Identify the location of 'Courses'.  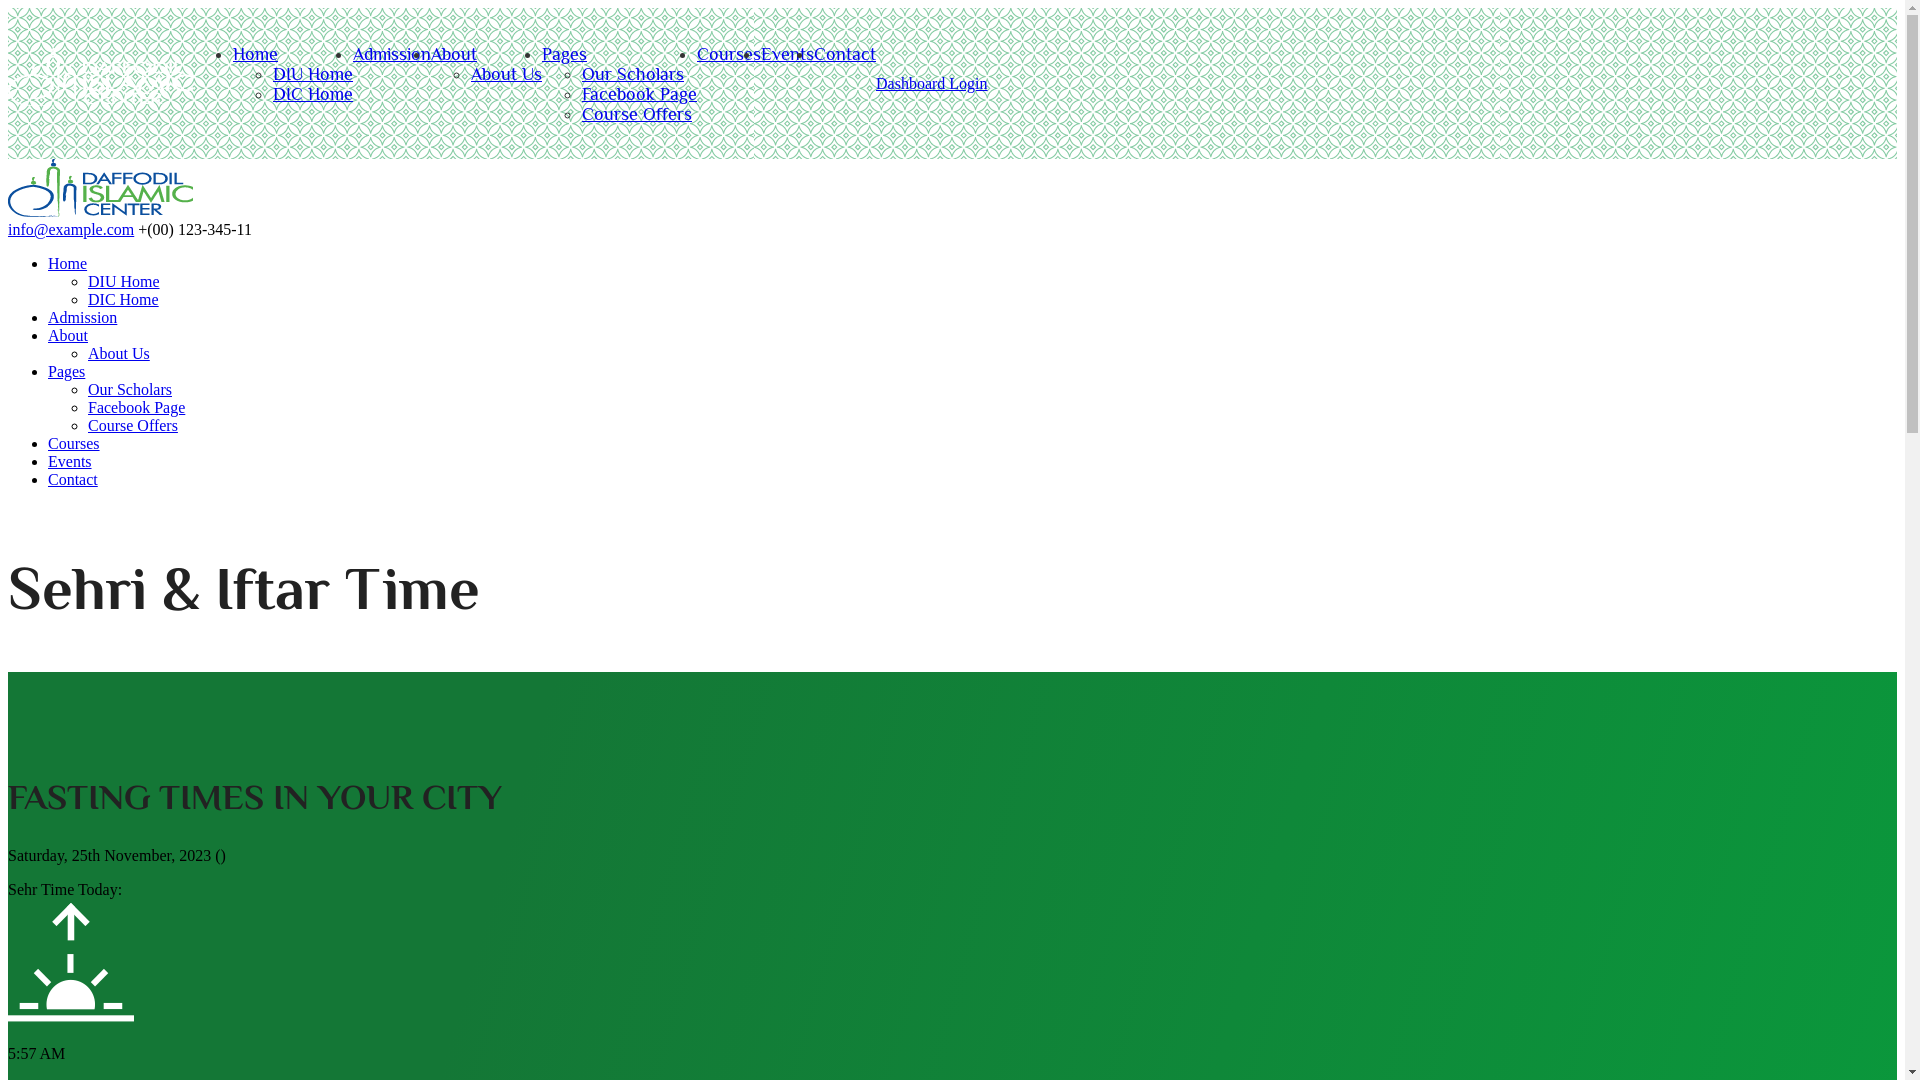
(73, 442).